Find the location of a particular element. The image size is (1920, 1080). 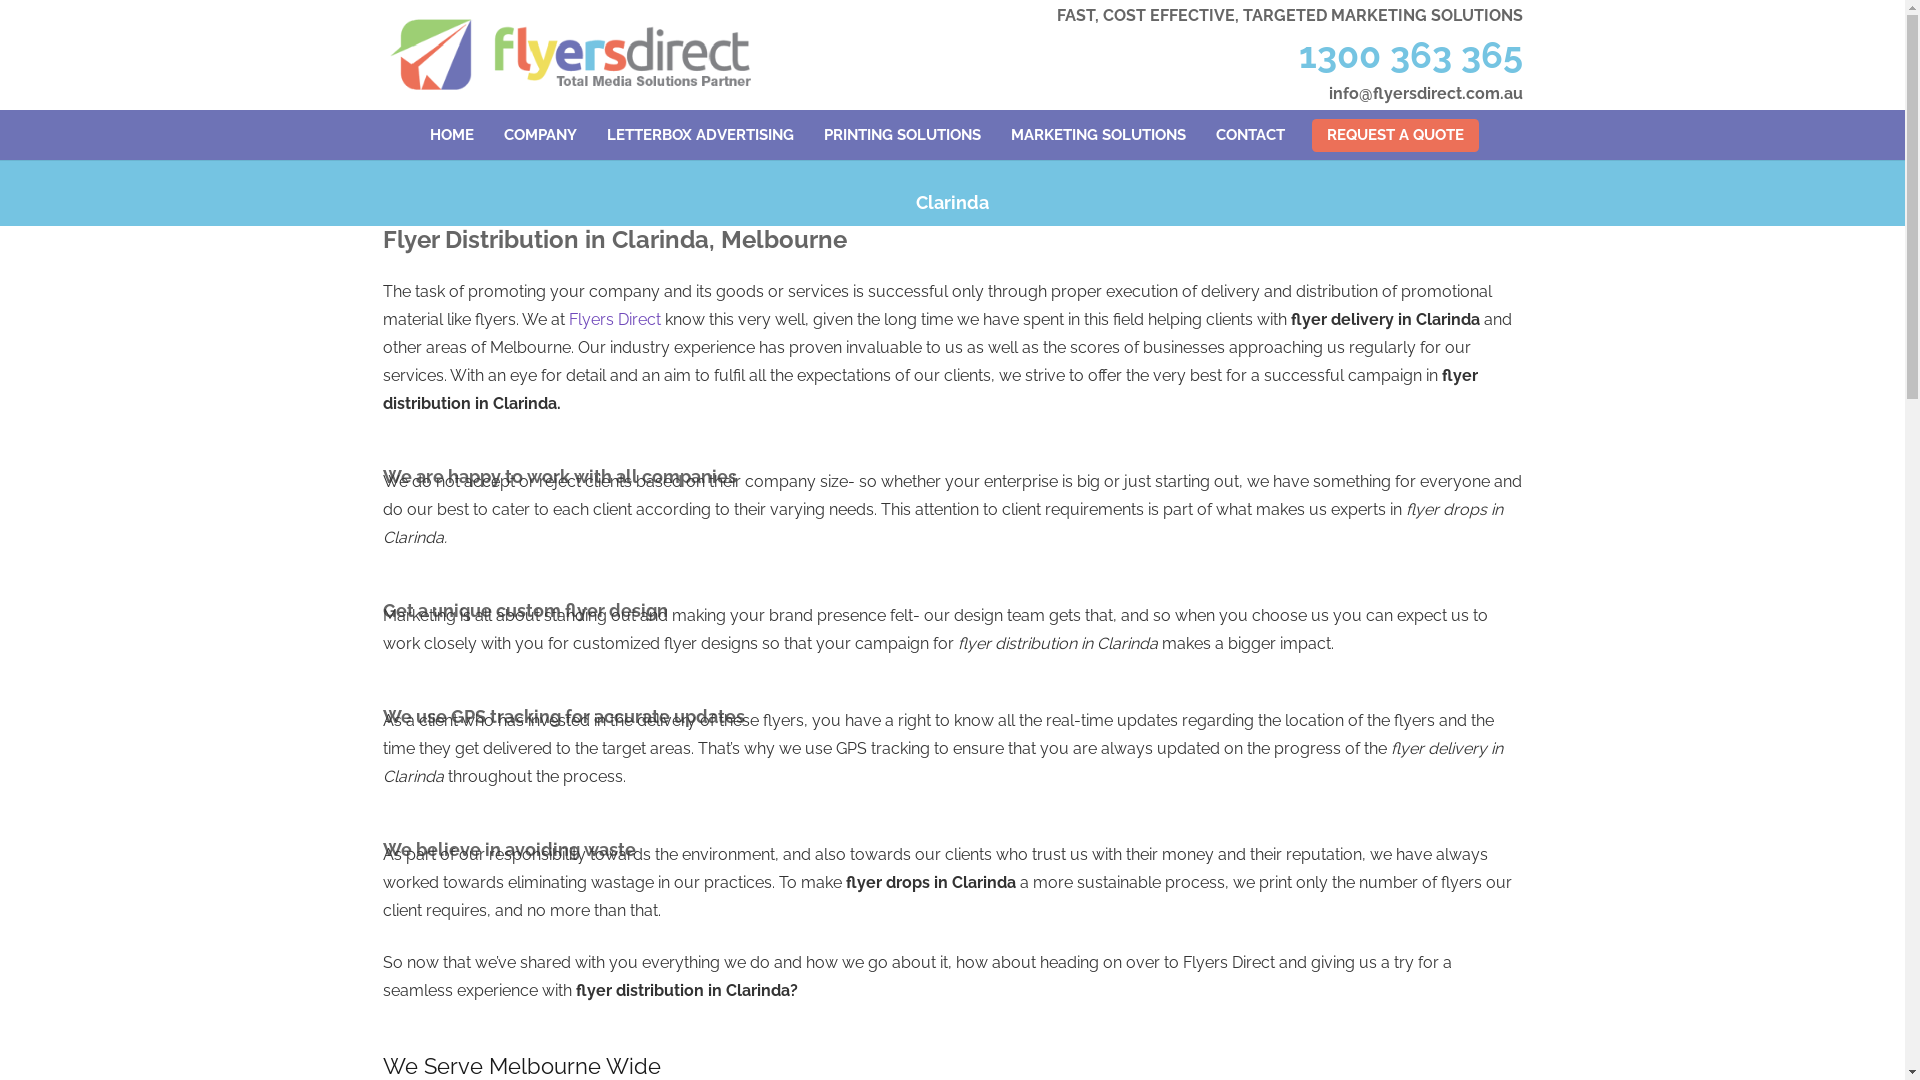

'LETTERBOX ADVERTISING' is located at coordinates (700, 135).